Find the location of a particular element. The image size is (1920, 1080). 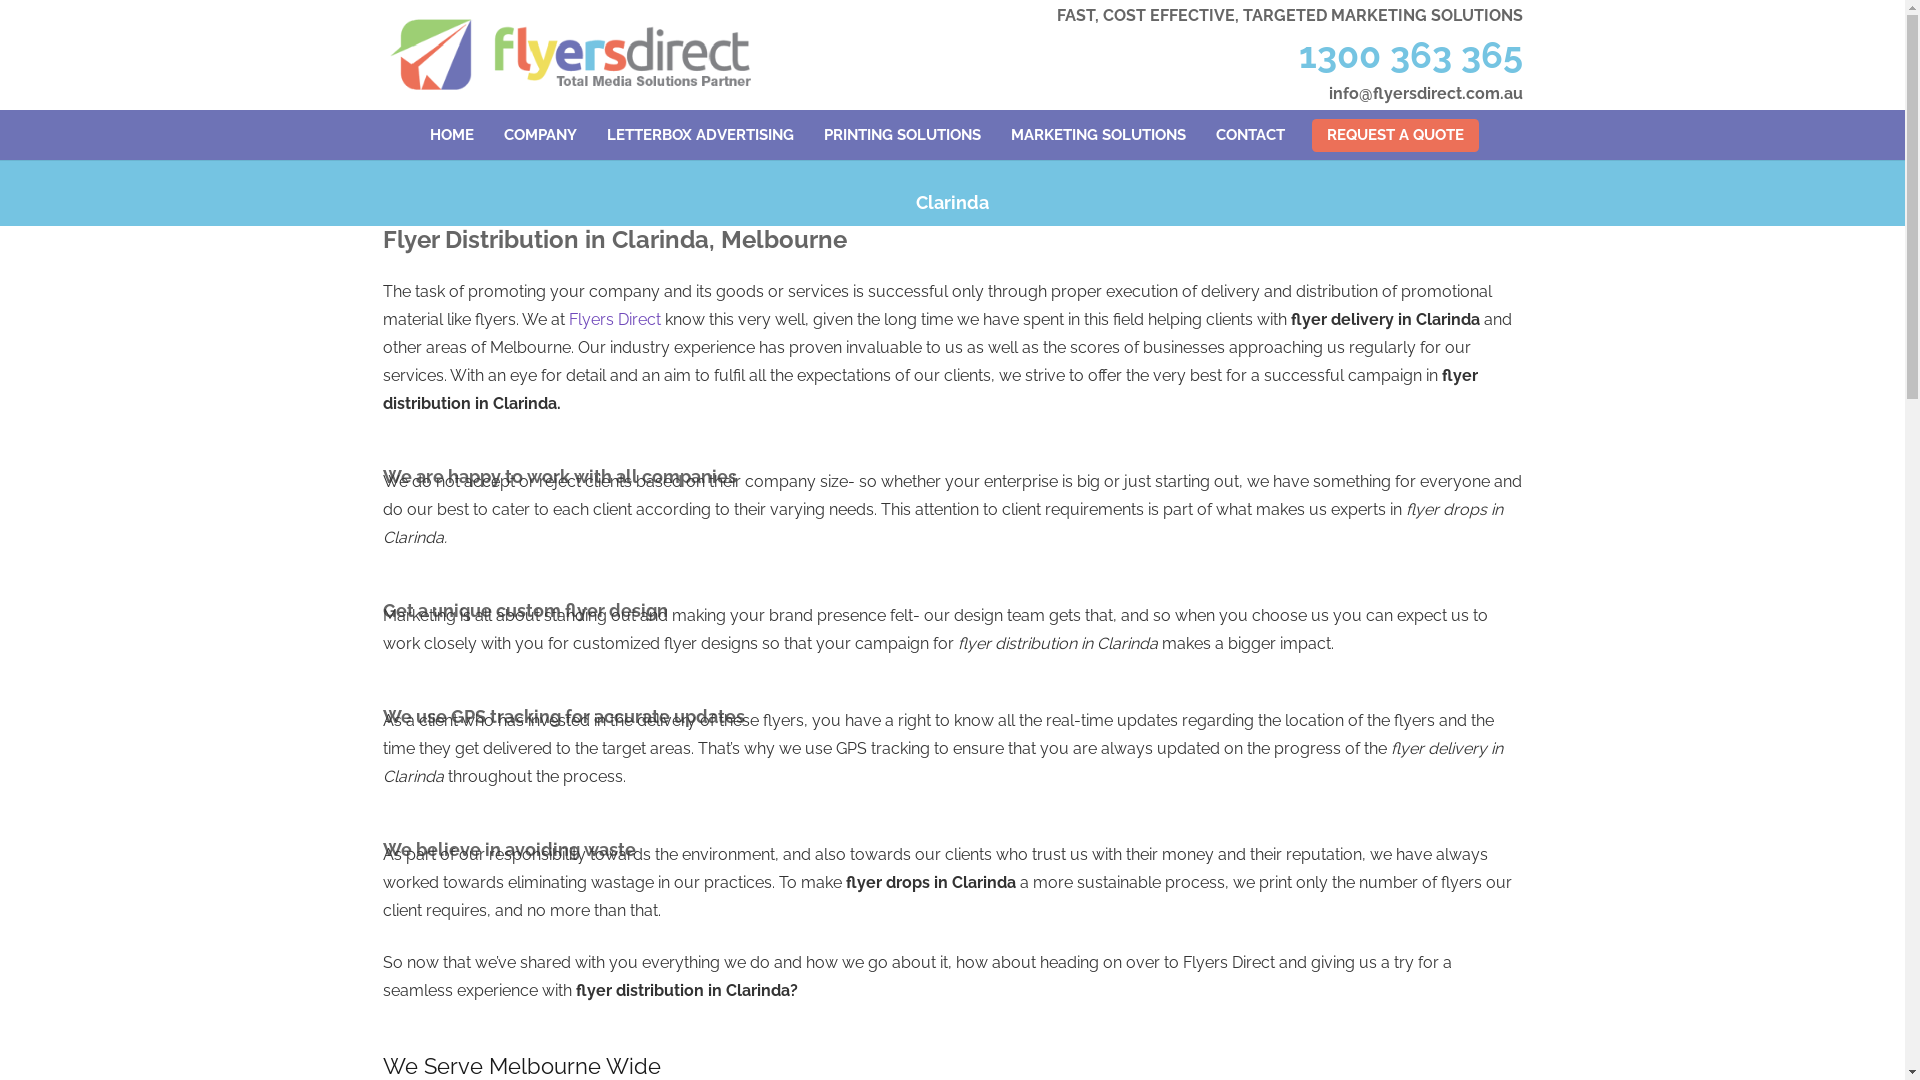

'LETTERBOX ADVERTISING' is located at coordinates (700, 135).